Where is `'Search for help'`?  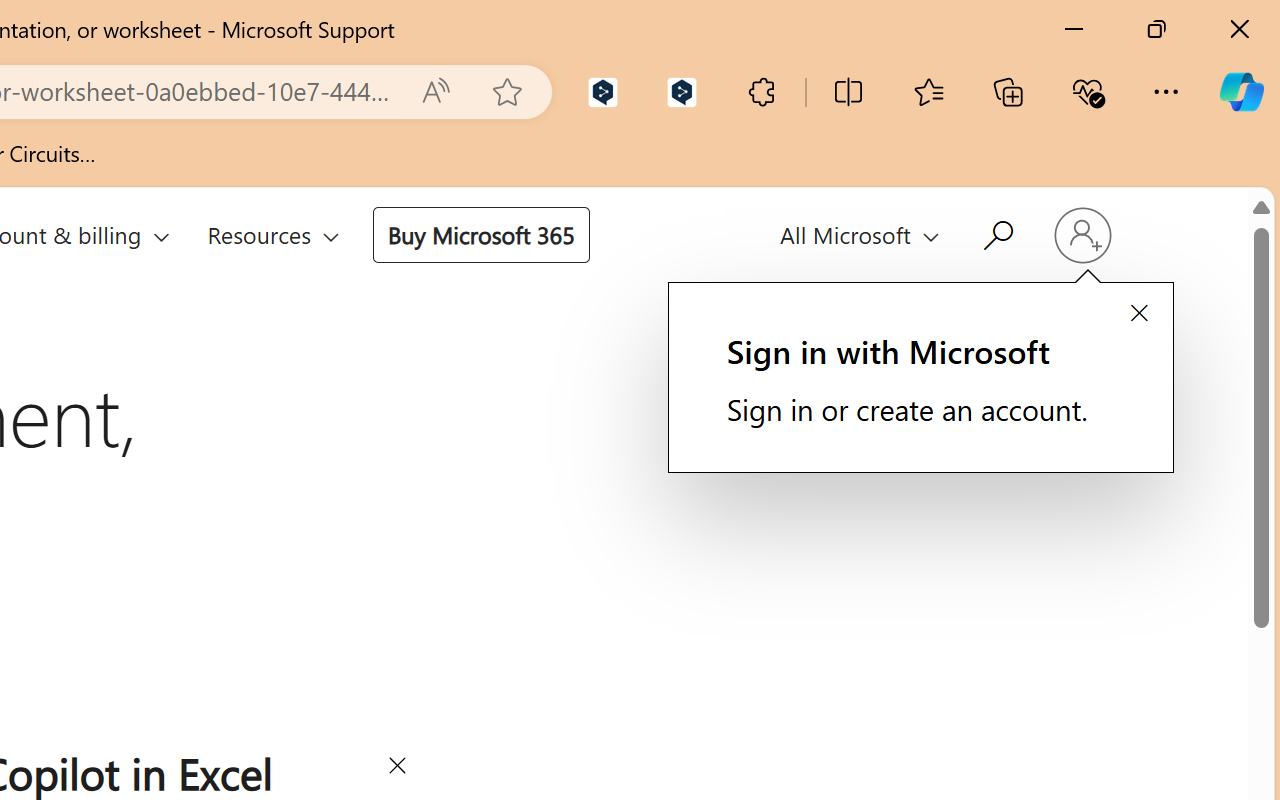
'Search for help' is located at coordinates (995, 232).